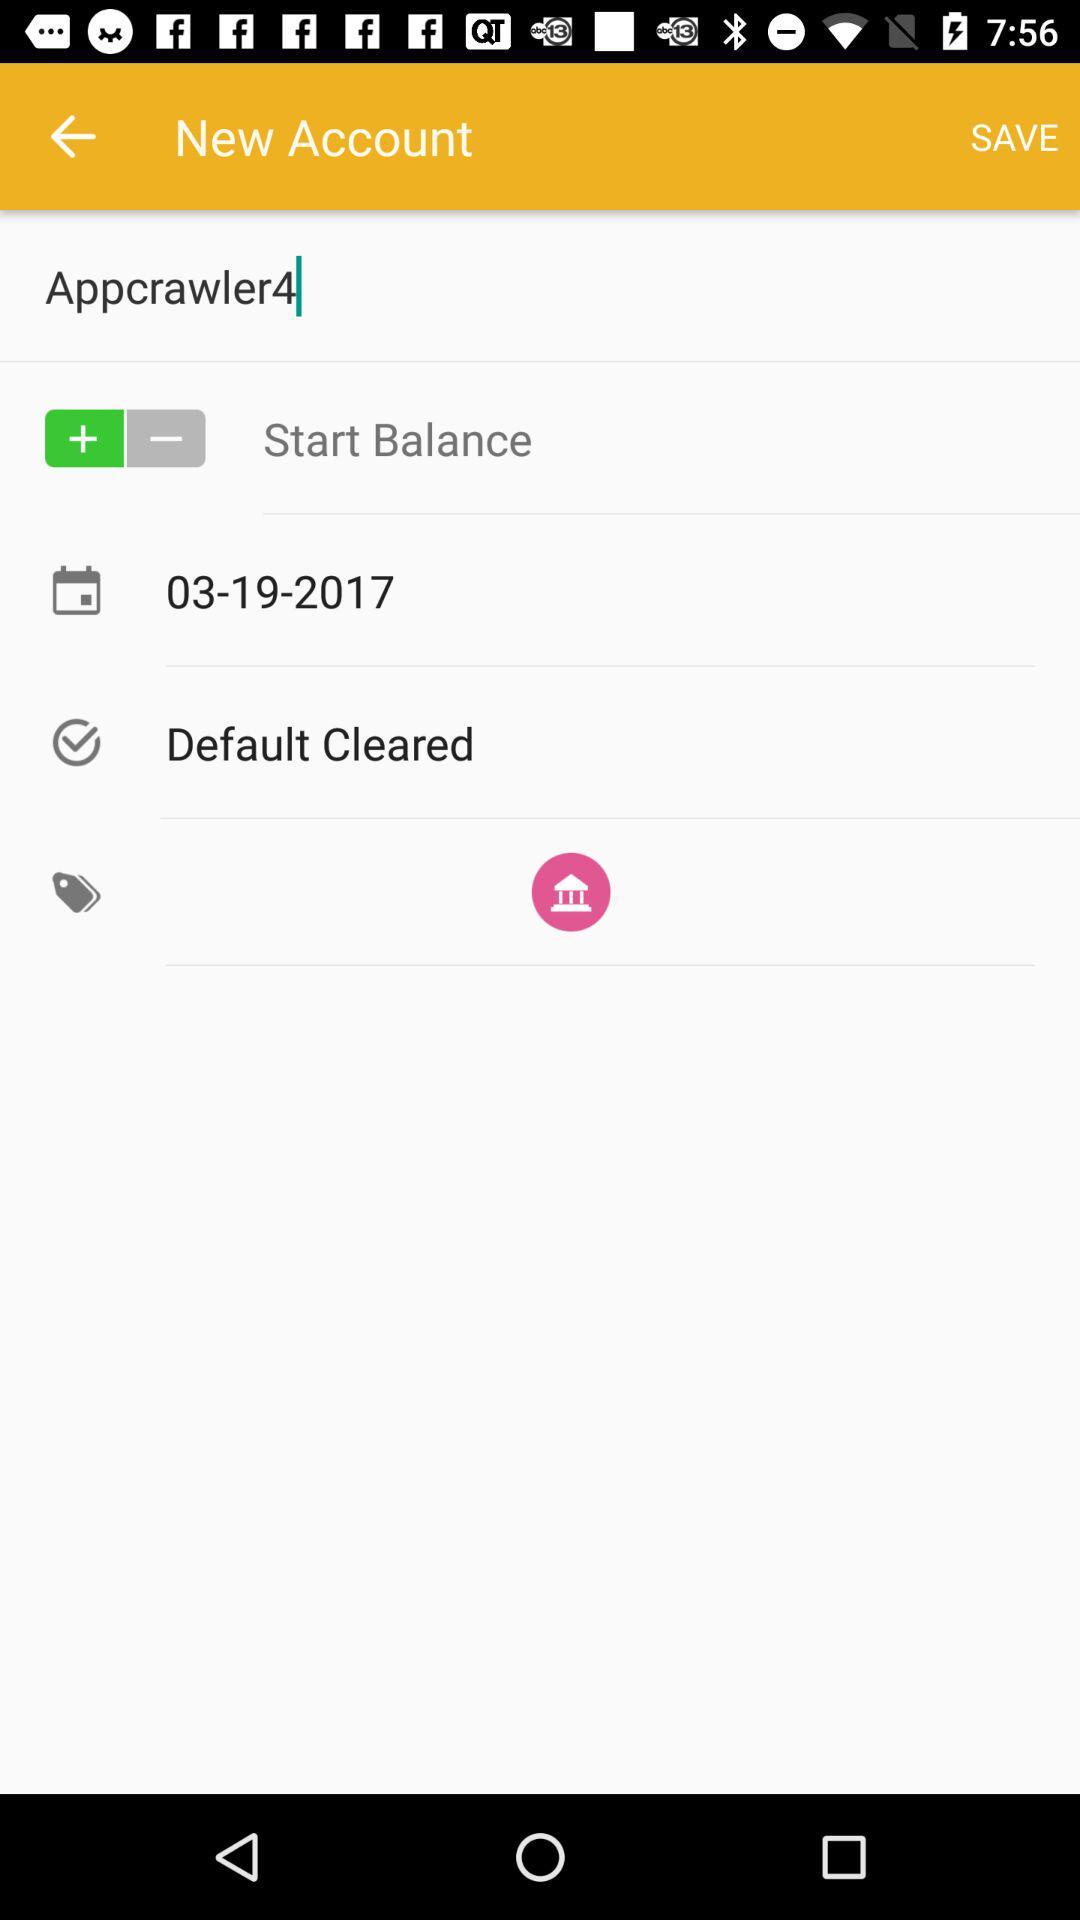 The image size is (1080, 1920). Describe the element at coordinates (83, 437) in the screenshot. I see `the add icon` at that location.